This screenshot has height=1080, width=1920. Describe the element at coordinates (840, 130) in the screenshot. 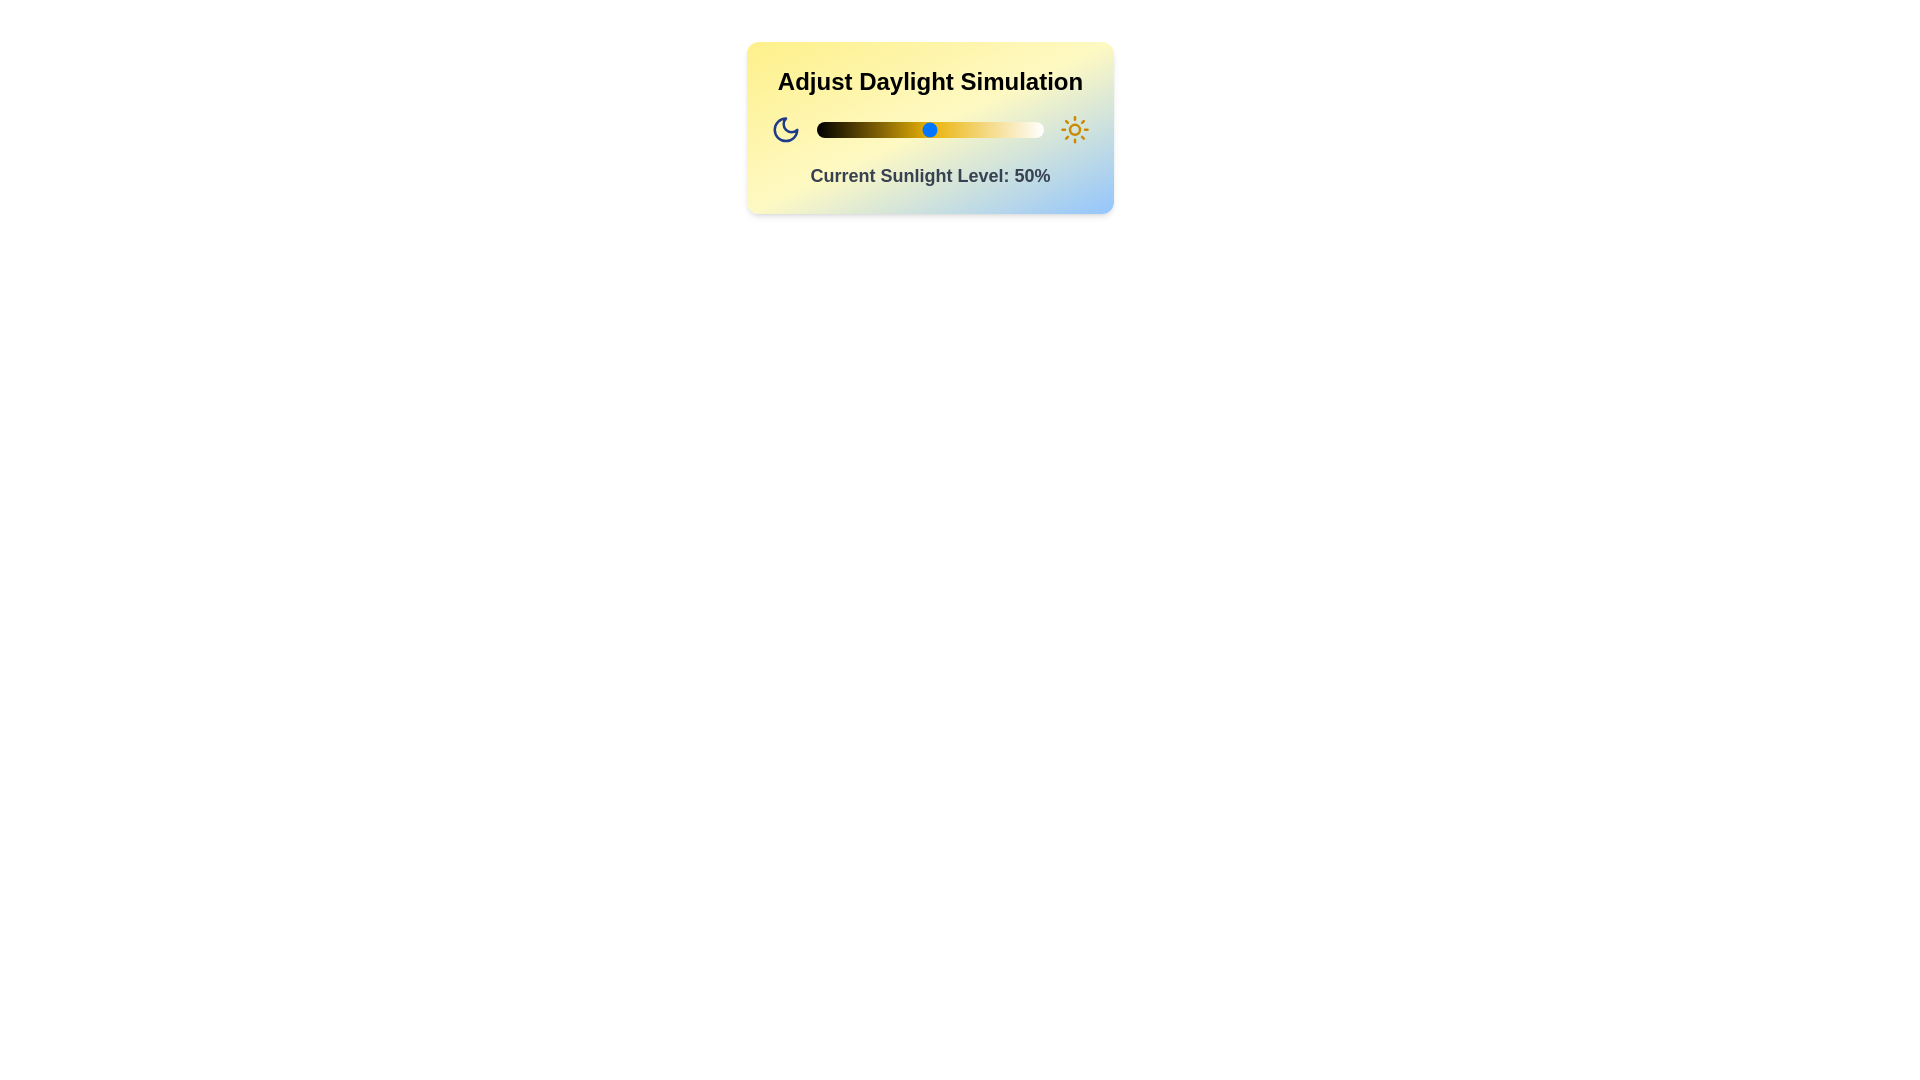

I see `the sunlight level to 10% by interacting with the slider` at that location.